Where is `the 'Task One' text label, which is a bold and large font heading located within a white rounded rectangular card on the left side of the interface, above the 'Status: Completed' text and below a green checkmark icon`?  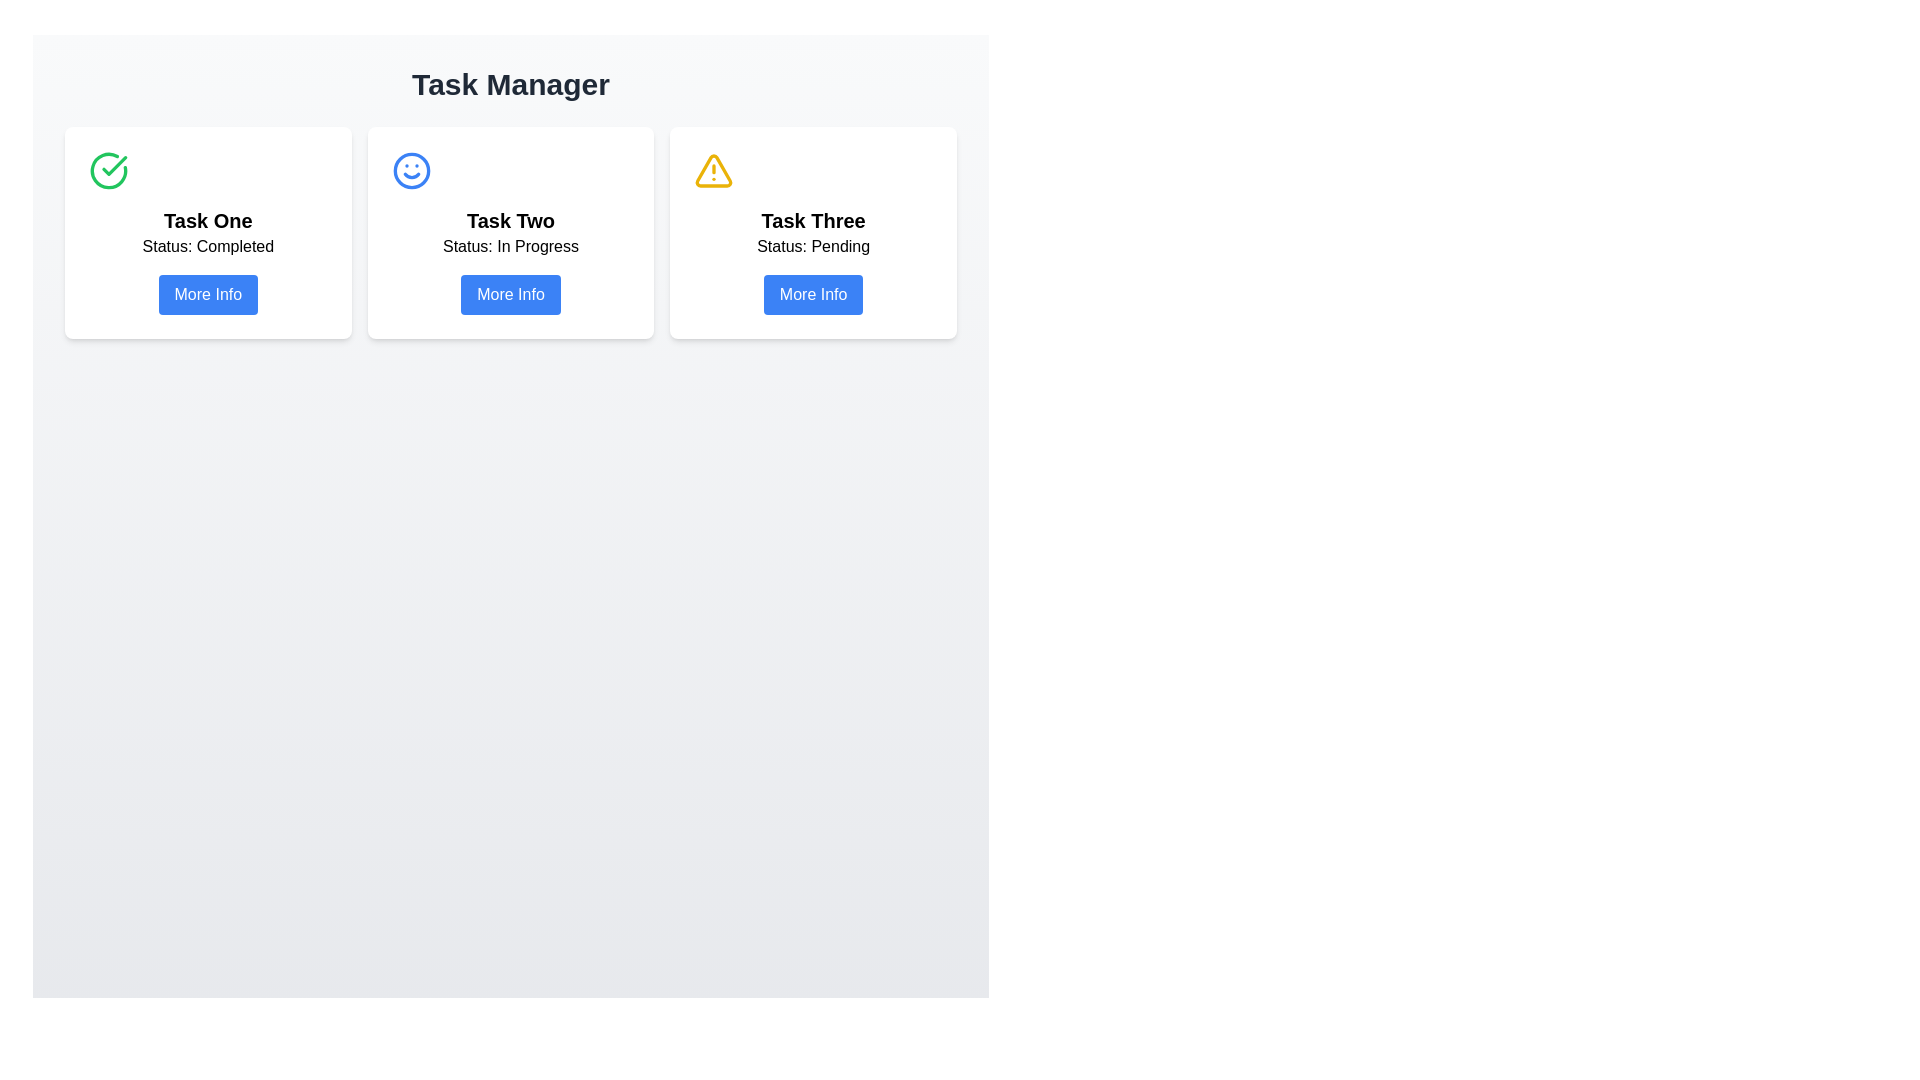 the 'Task One' text label, which is a bold and large font heading located within a white rounded rectangular card on the left side of the interface, above the 'Status: Completed' text and below a green checkmark icon is located at coordinates (208, 220).